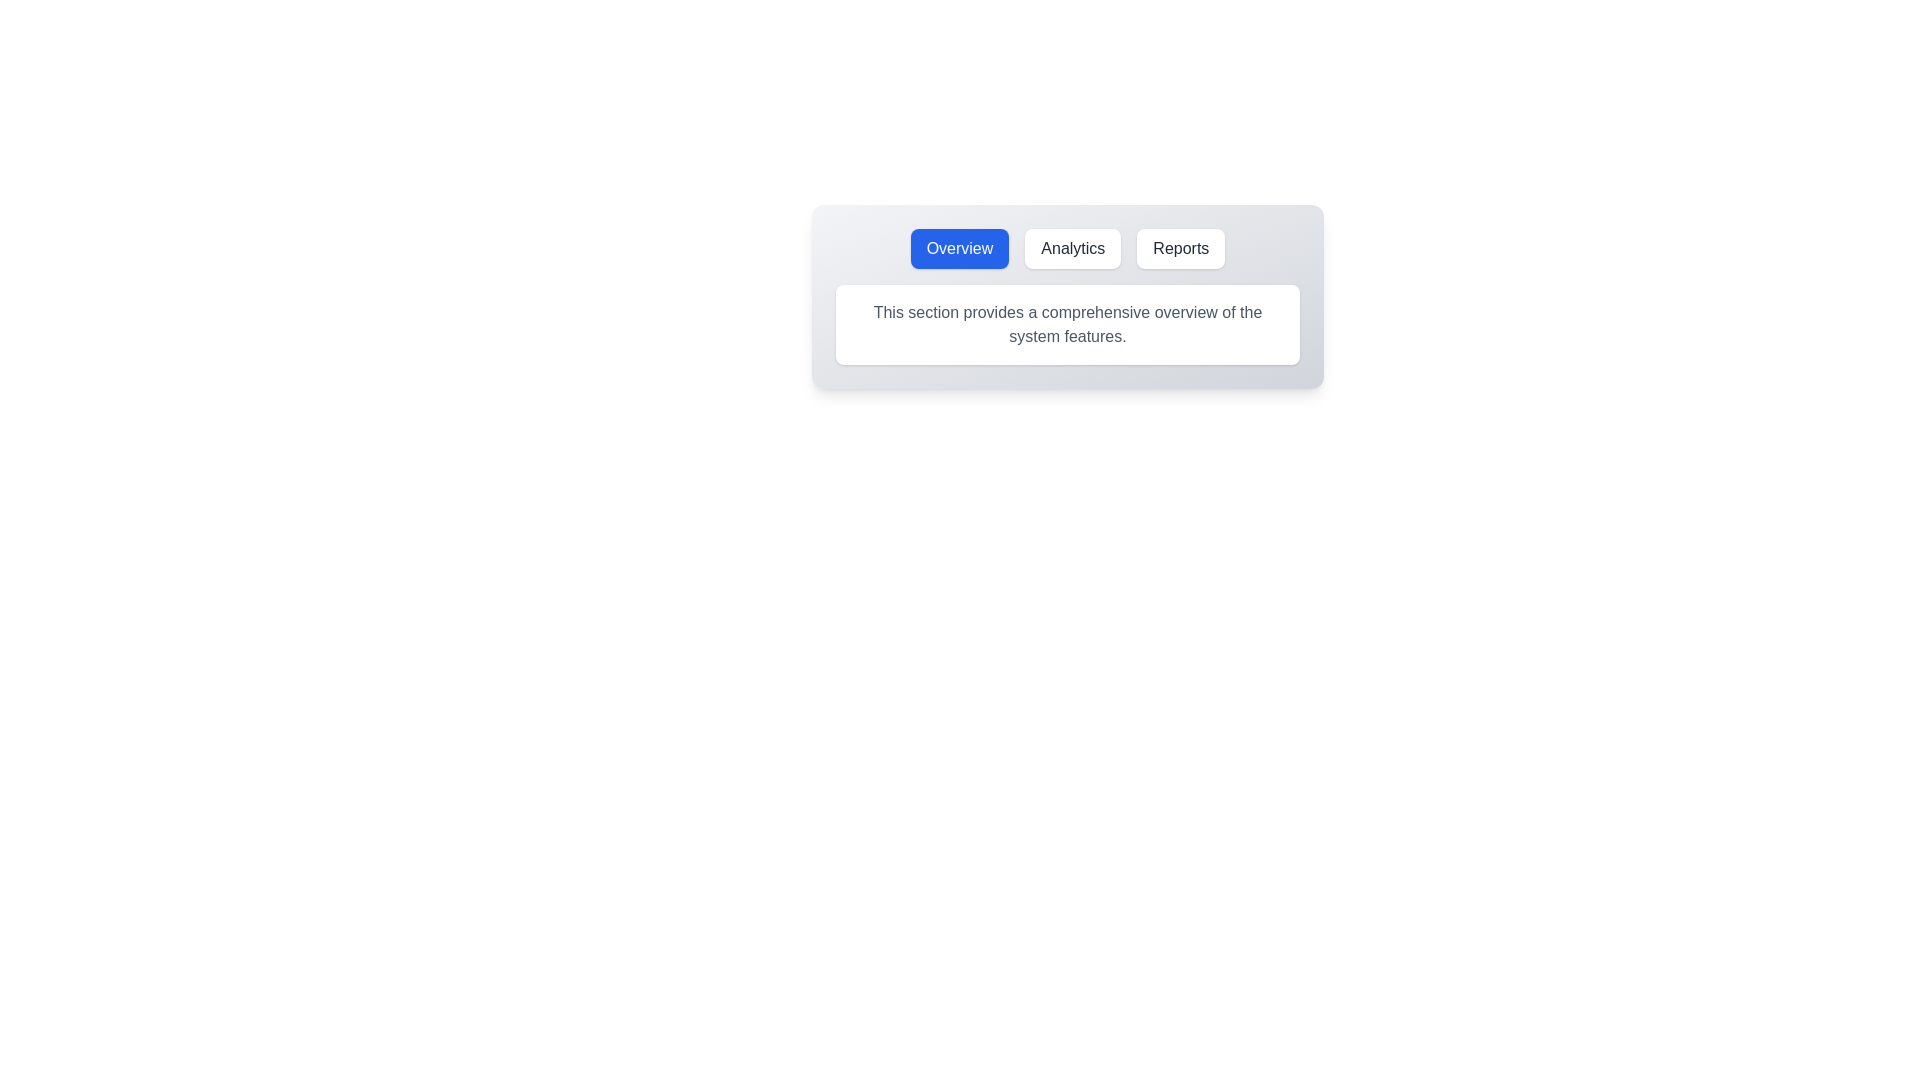  What do you see at coordinates (1181, 248) in the screenshot?
I see `the Reports tab by clicking its button` at bounding box center [1181, 248].